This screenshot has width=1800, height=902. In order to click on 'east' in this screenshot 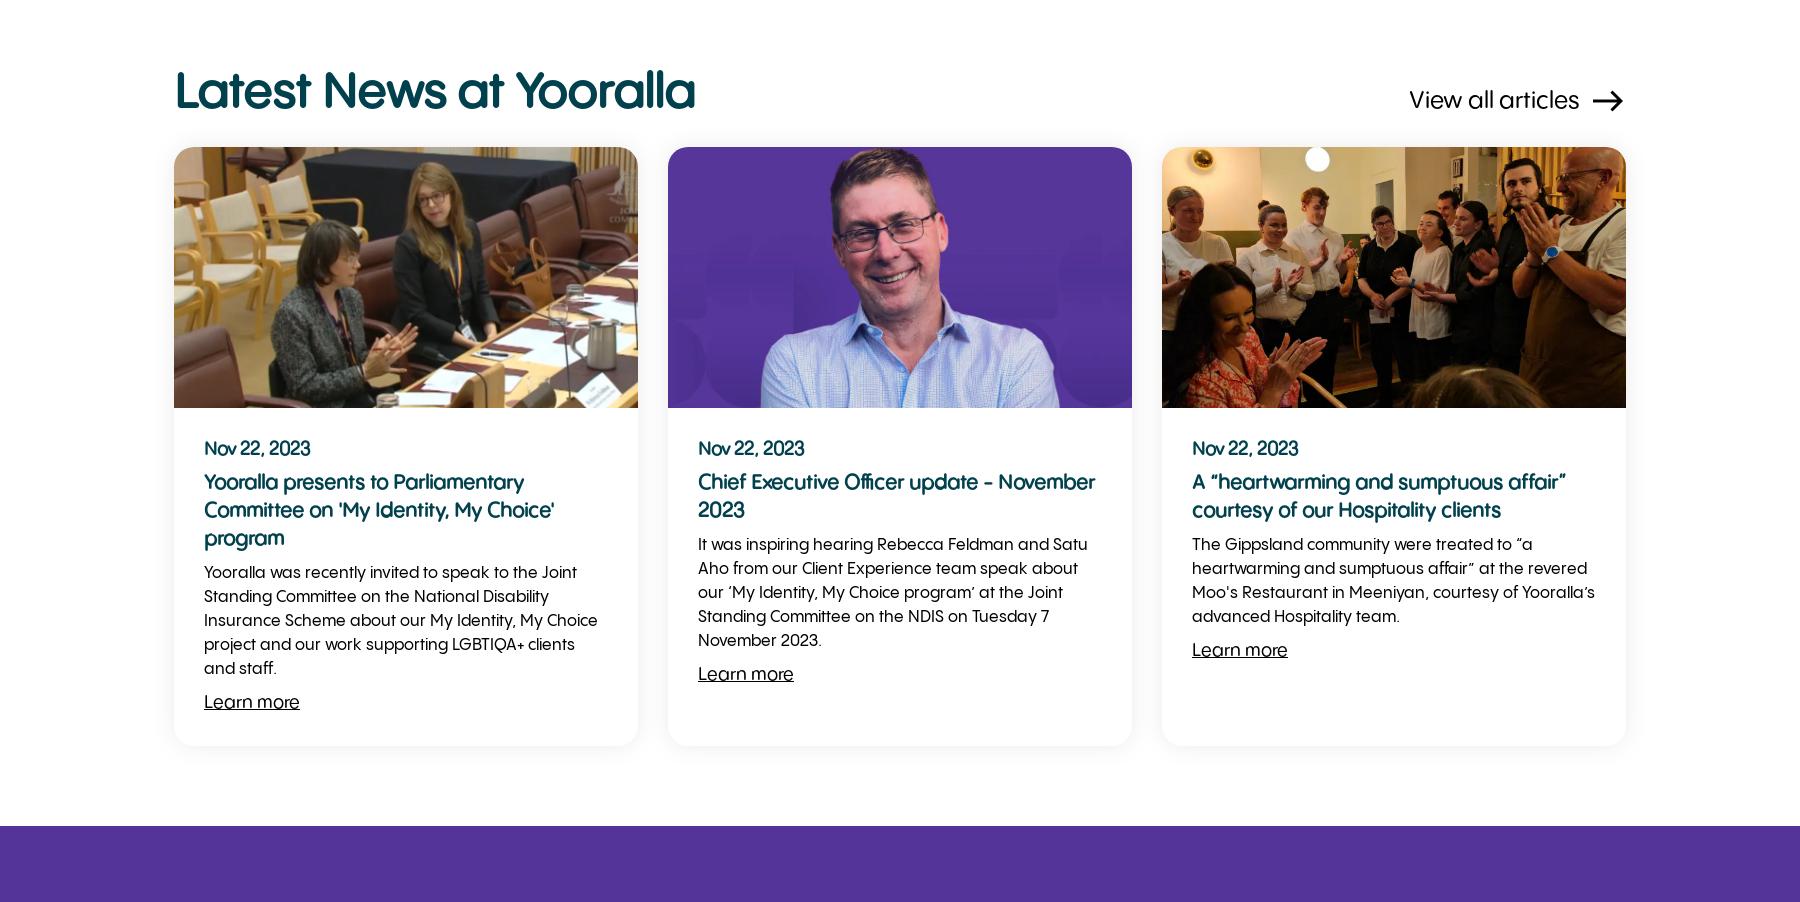, I will do `click(1588, 101)`.